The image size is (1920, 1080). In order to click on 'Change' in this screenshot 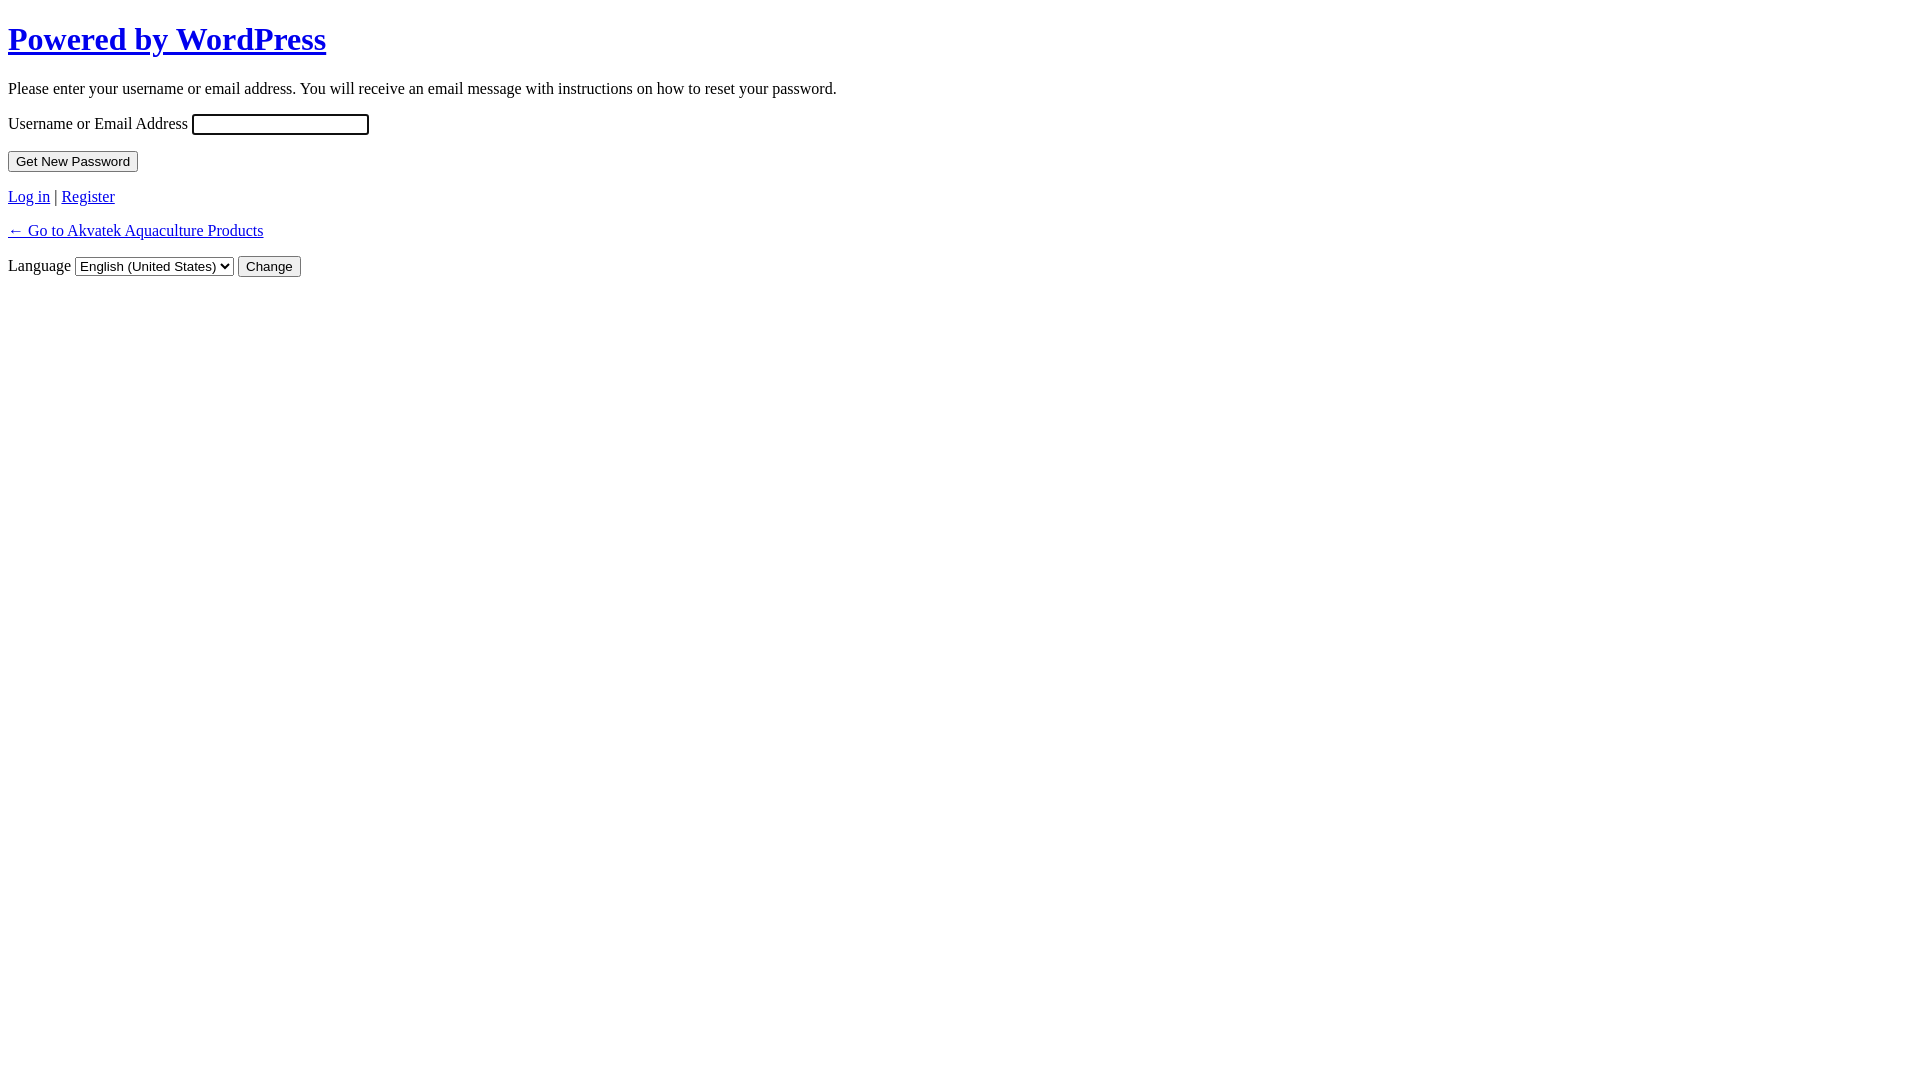, I will do `click(268, 265)`.